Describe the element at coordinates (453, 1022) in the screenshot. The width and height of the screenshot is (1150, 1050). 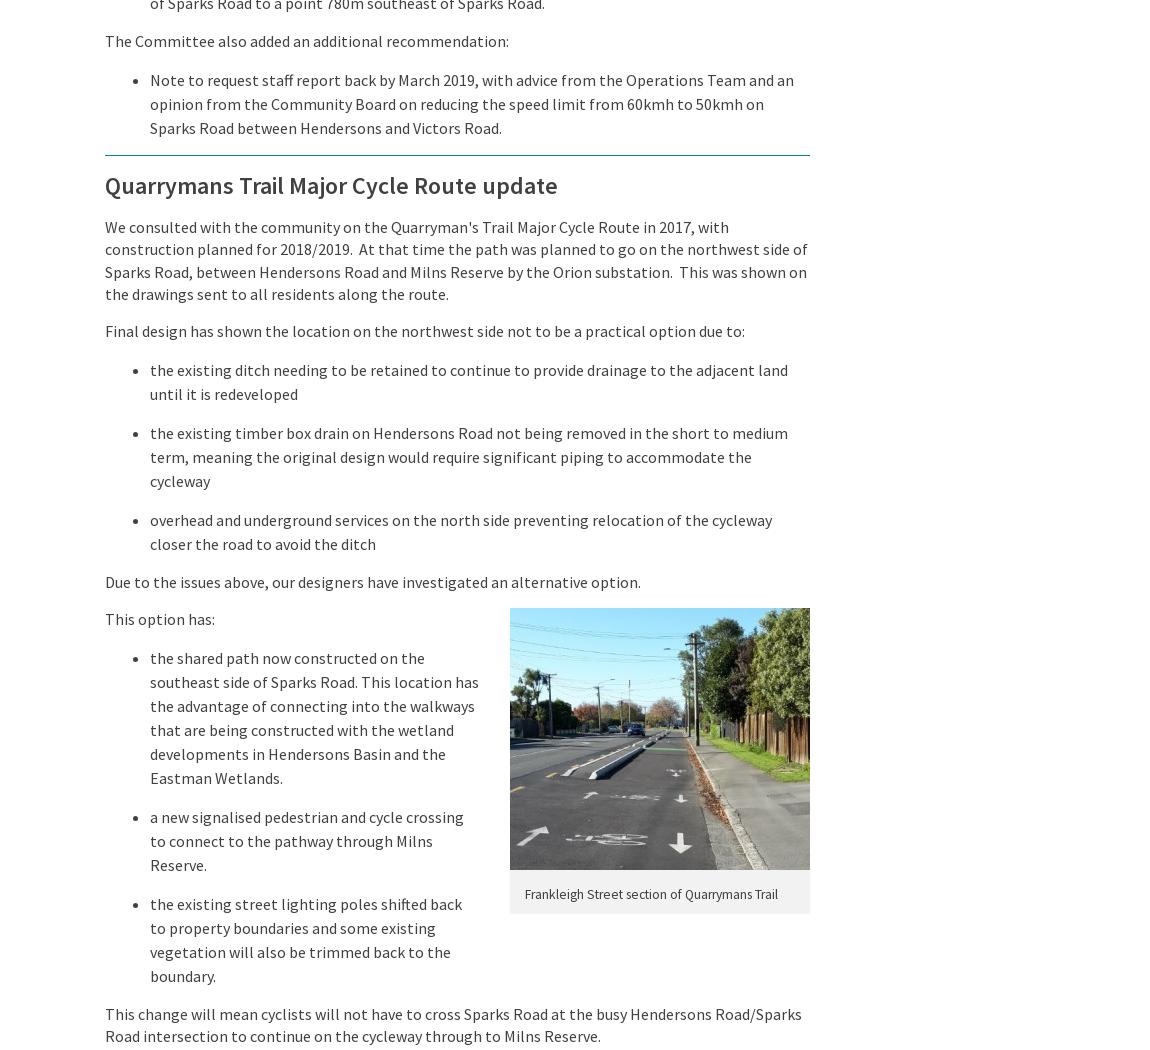
I see `'This change will mean cyclists will not have to cross Sparks Road at the busy Hendersons Road/Sparks Road intersection to continue on the cycleway through to Milns Reserve.'` at that location.